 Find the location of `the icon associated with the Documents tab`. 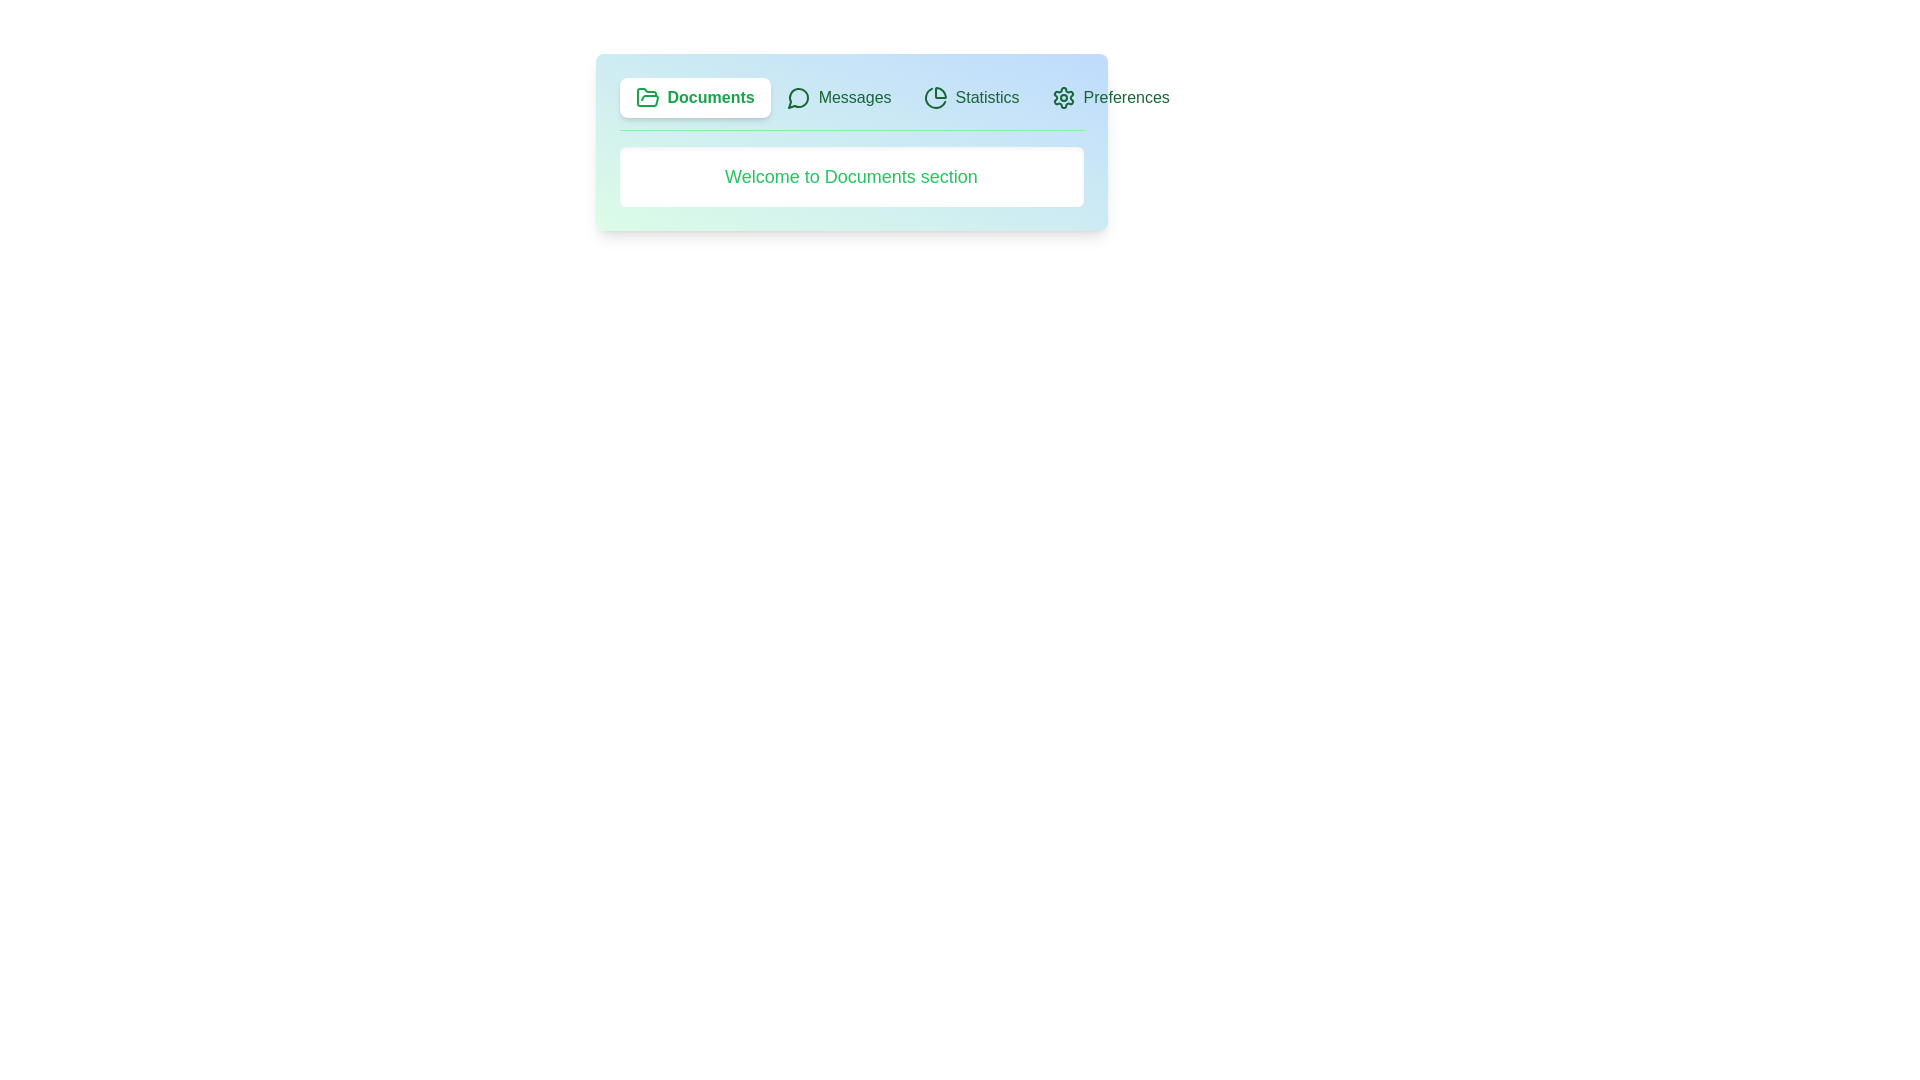

the icon associated with the Documents tab is located at coordinates (647, 97).